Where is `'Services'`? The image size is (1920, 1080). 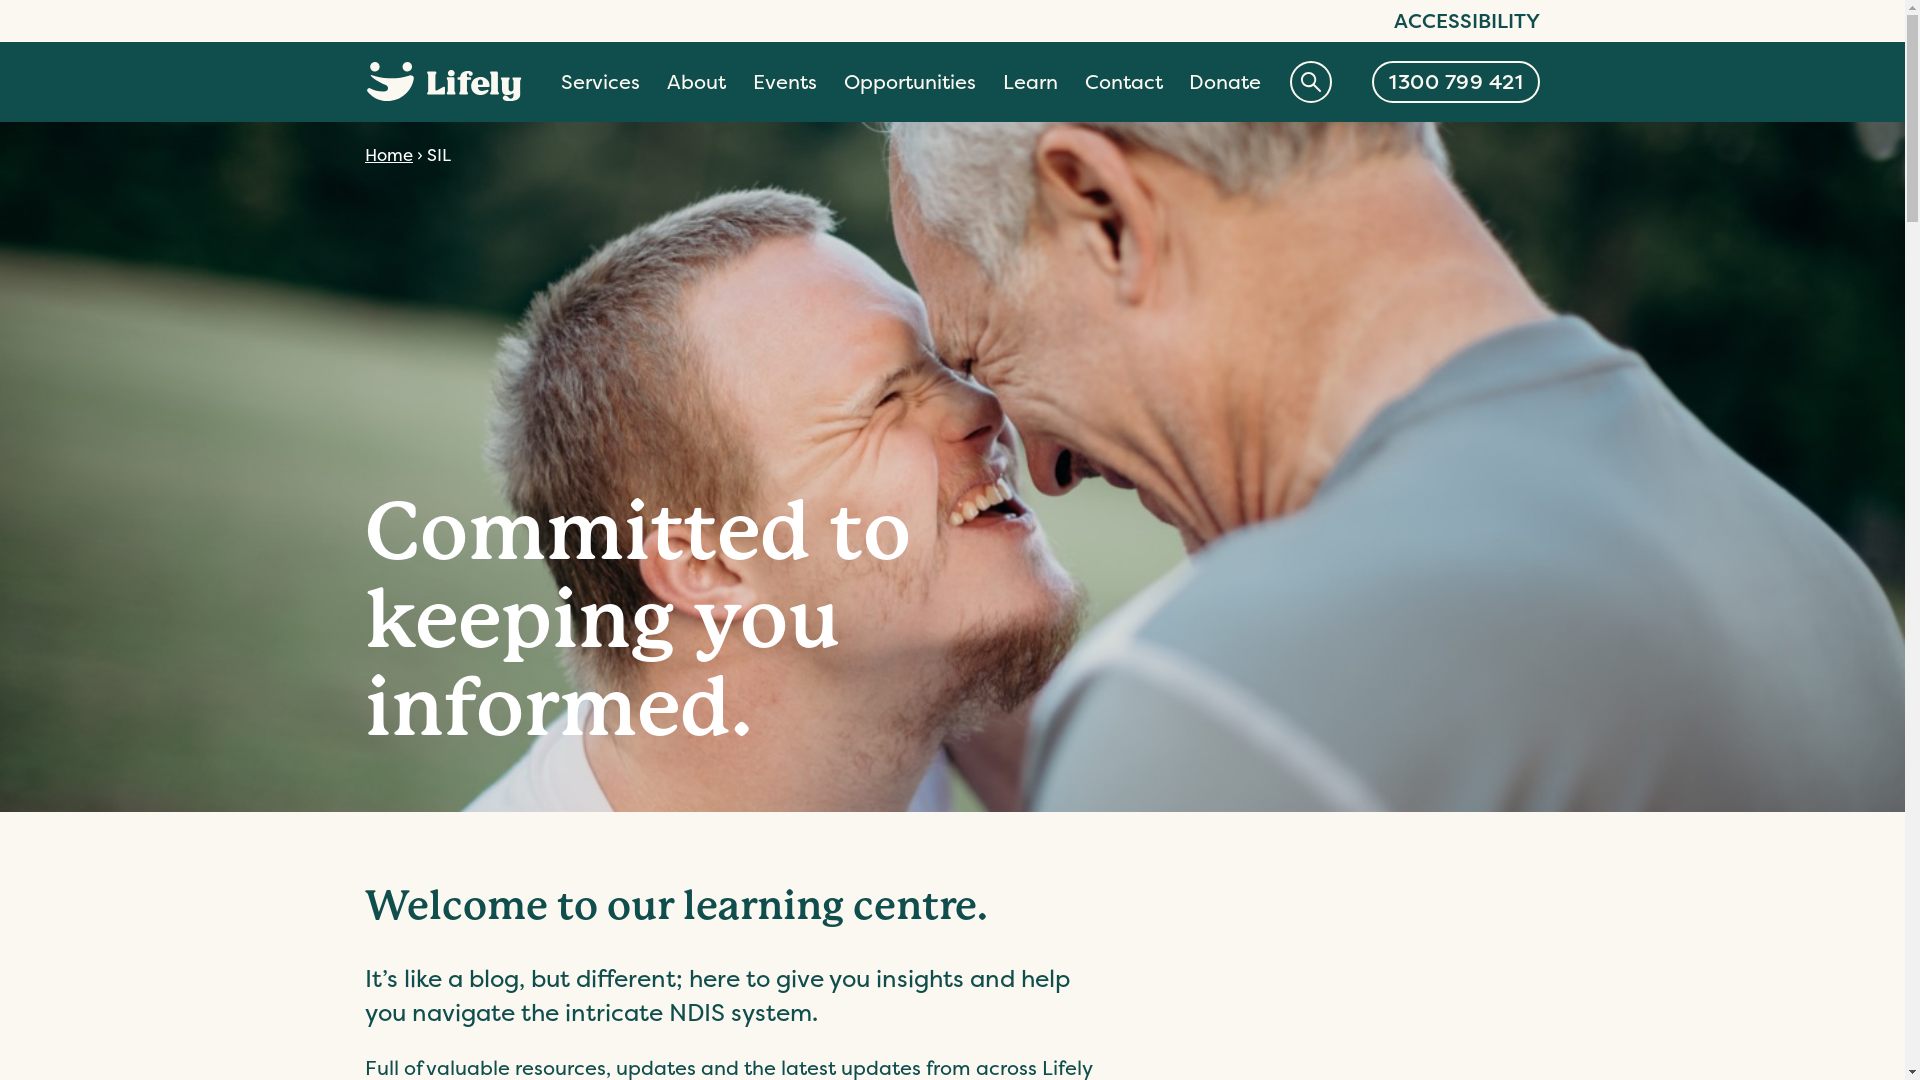 'Services' is located at coordinates (599, 82).